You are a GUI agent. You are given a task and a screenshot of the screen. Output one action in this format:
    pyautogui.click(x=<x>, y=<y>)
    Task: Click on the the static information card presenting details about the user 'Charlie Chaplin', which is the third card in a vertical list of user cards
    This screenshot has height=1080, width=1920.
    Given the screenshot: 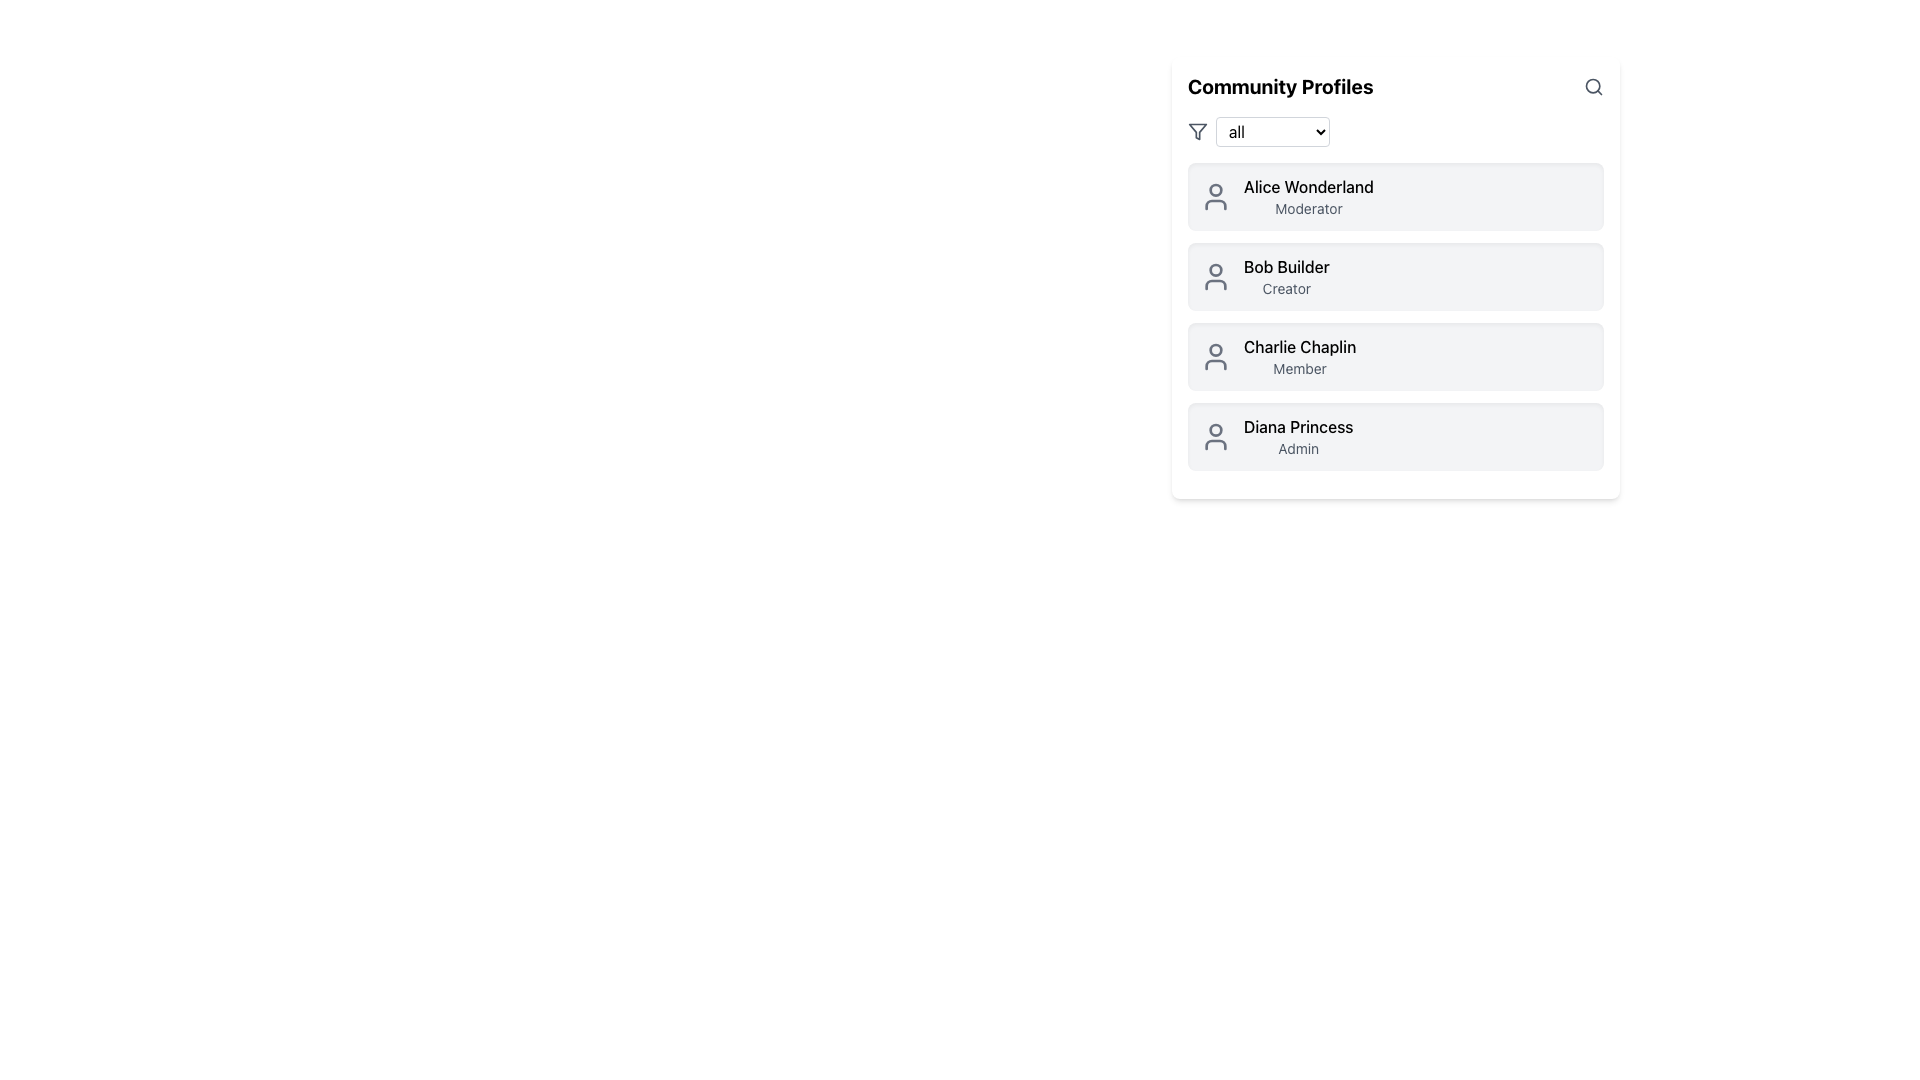 What is the action you would take?
    pyautogui.click(x=1395, y=356)
    